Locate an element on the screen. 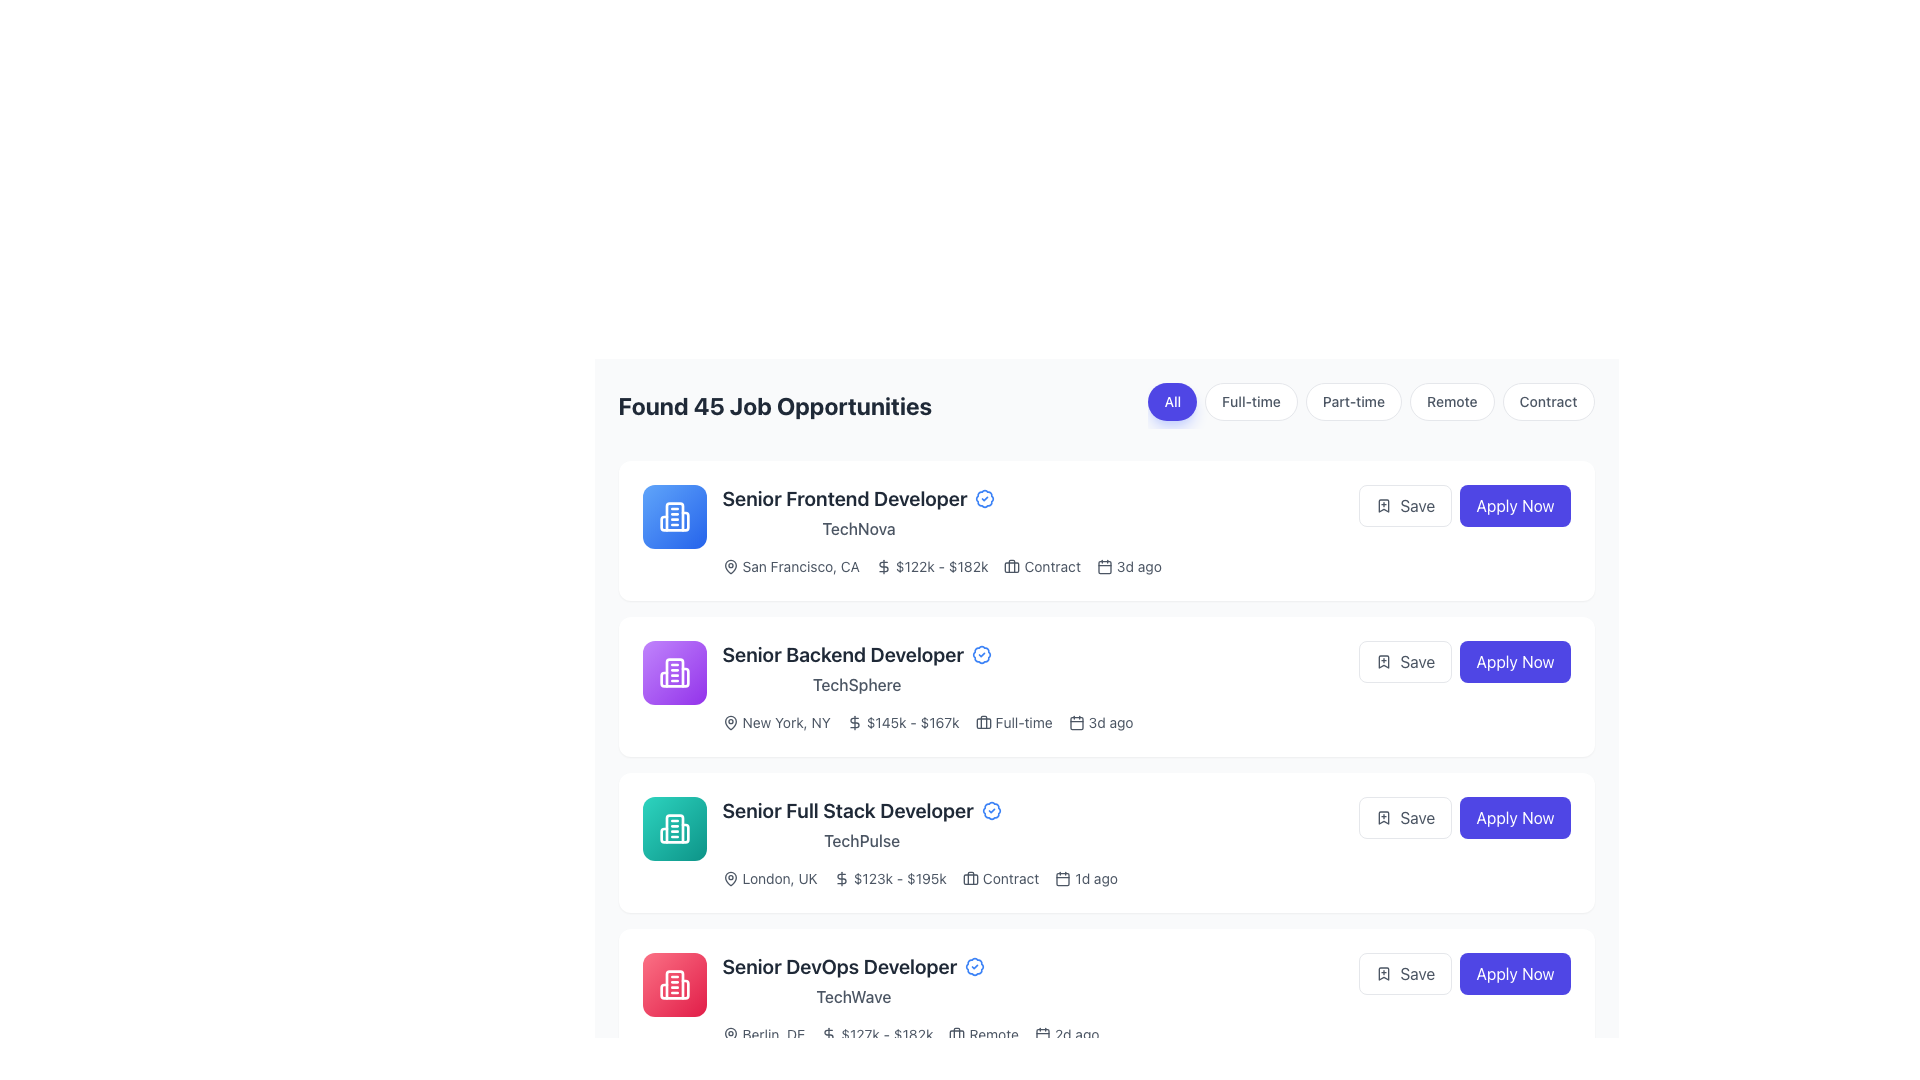  the 'Senior Frontend Developer' text label, which is styled with bold typography and is part of a job listing entry, to possibly open a detailed job description is located at coordinates (859, 497).